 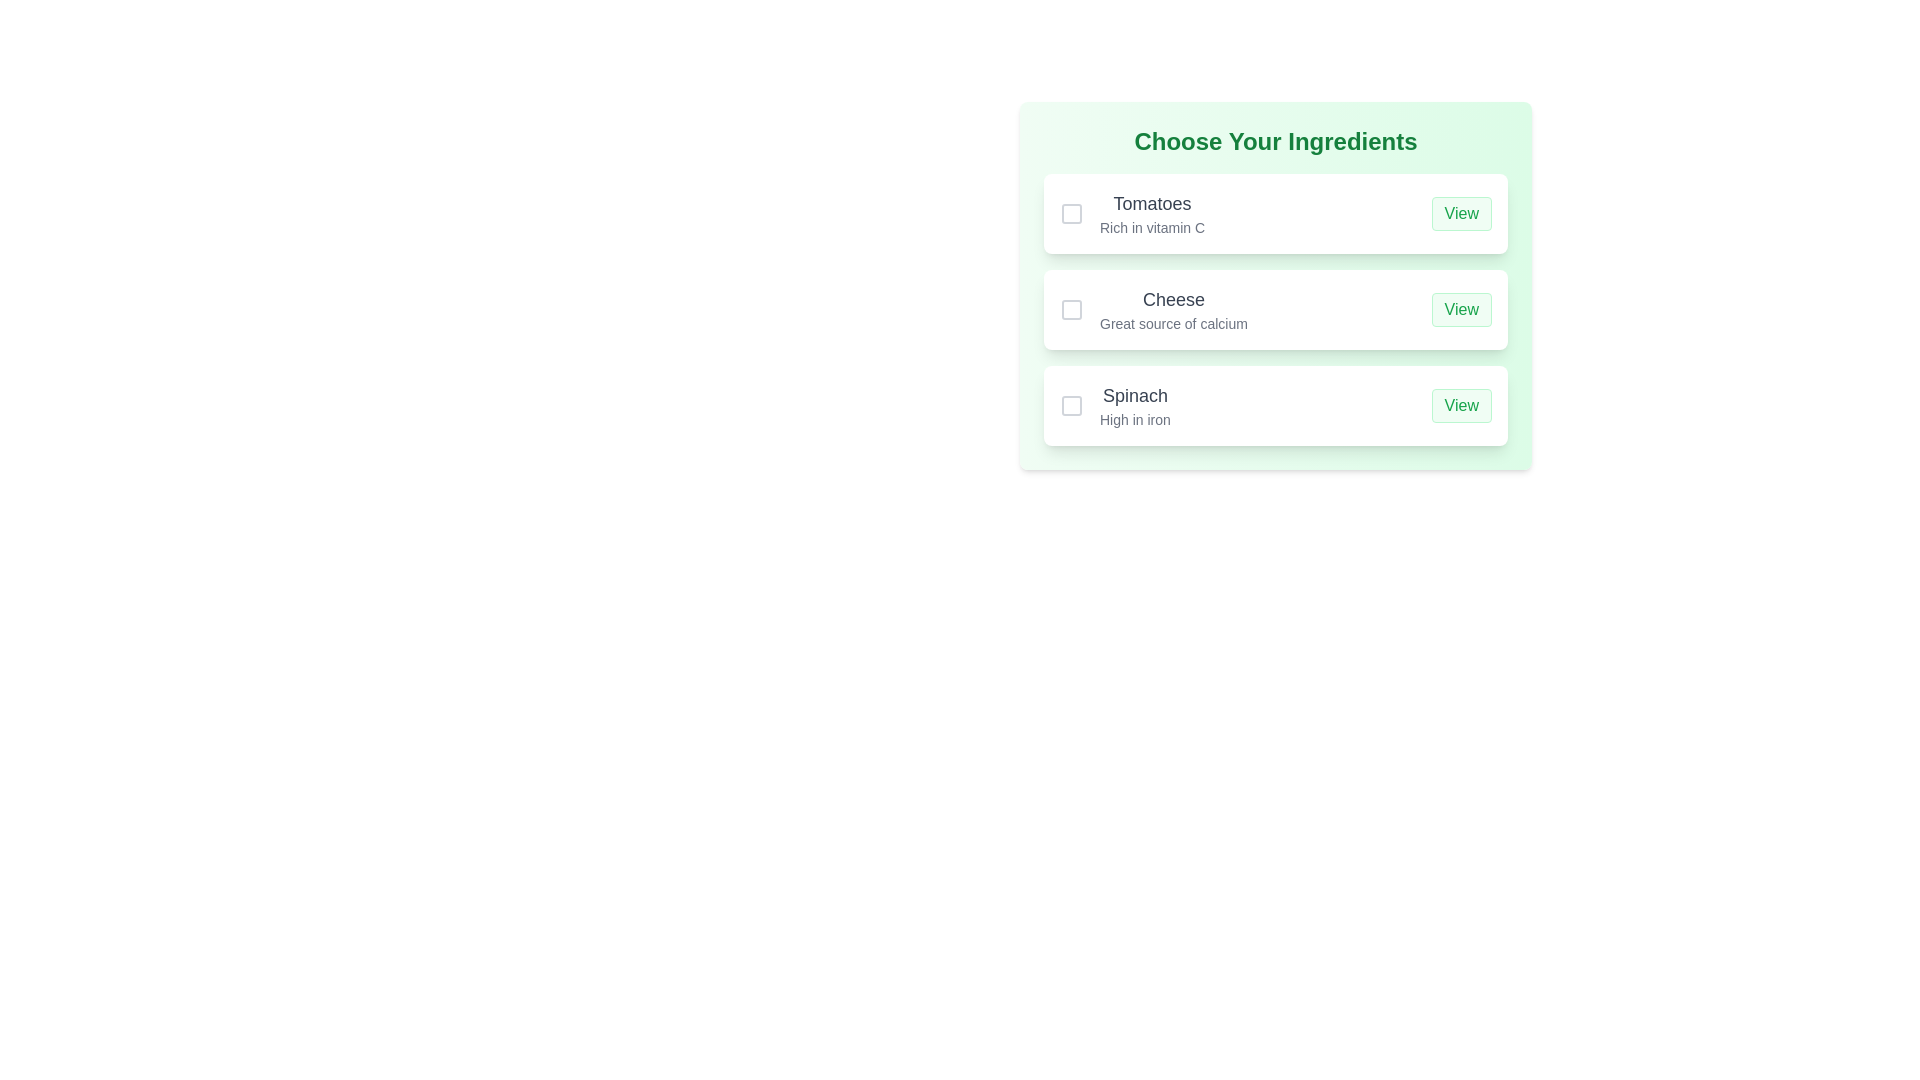 I want to click on the checkbox of the third ingredient entry card in the list, so click(x=1275, y=405).